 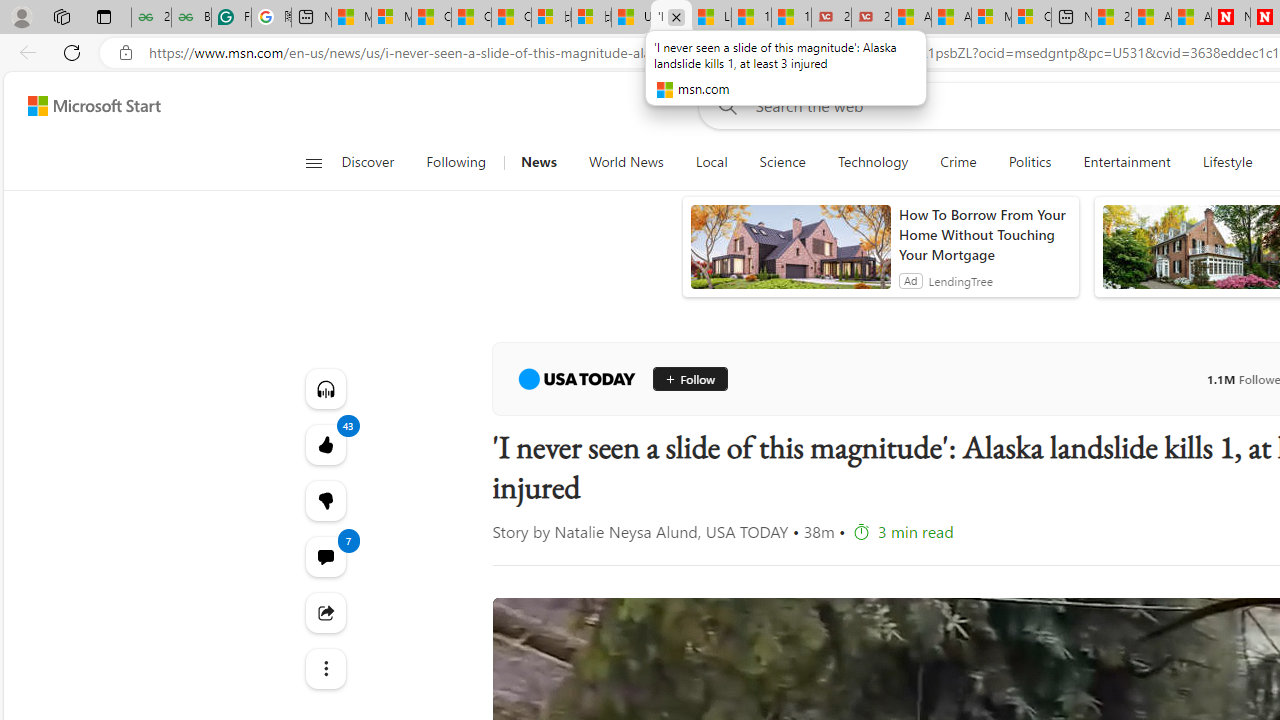 What do you see at coordinates (575, 379) in the screenshot?
I see `'USA TODAY'` at bounding box center [575, 379].